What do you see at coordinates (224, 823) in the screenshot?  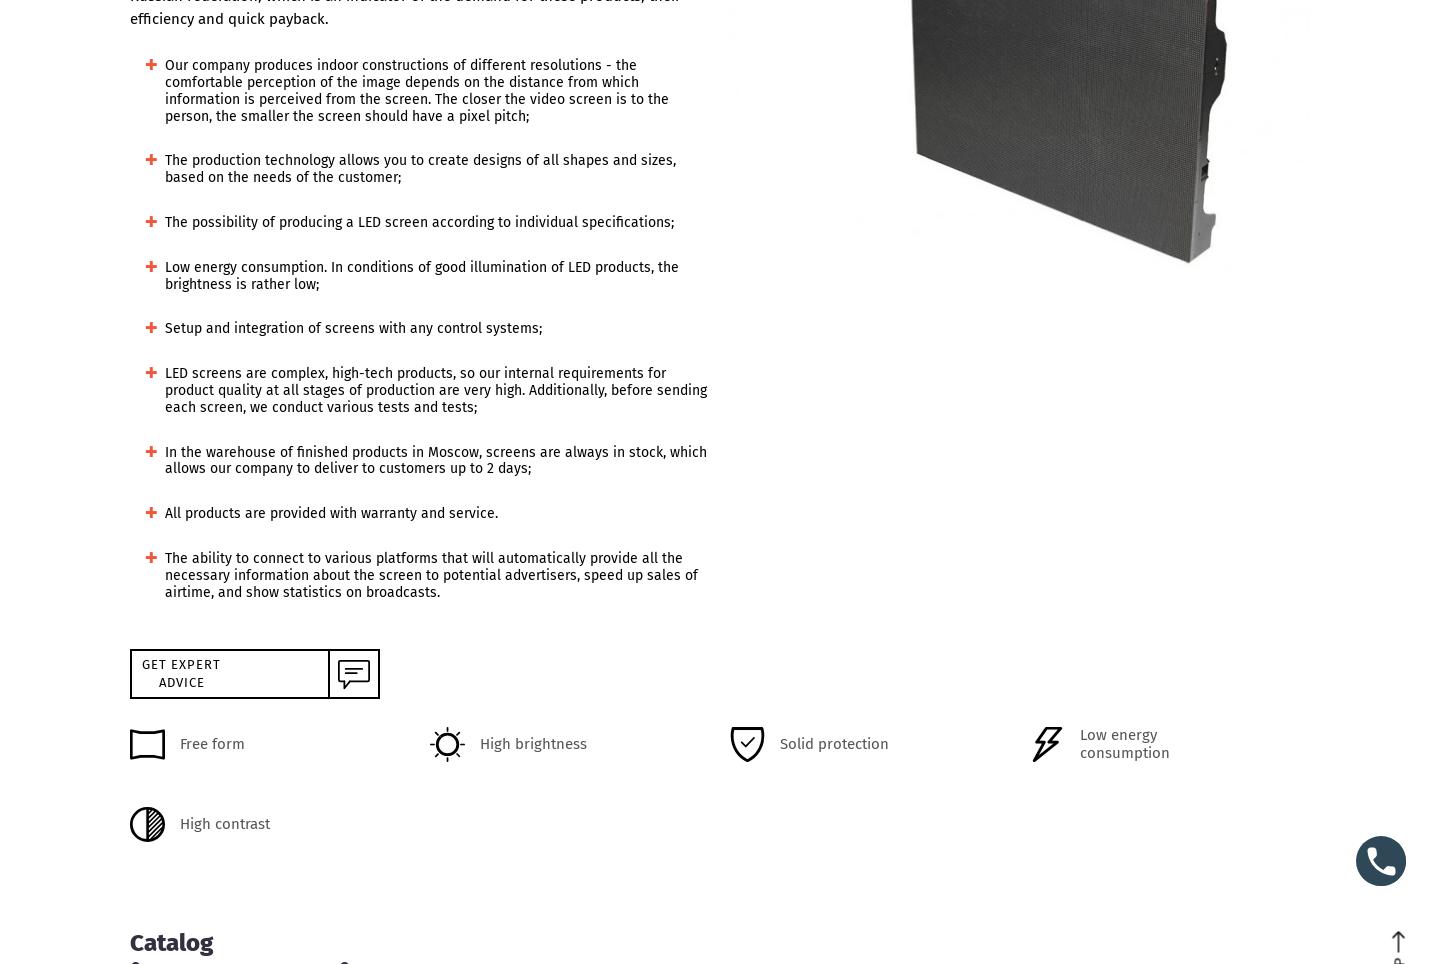 I see `'High contrast'` at bounding box center [224, 823].